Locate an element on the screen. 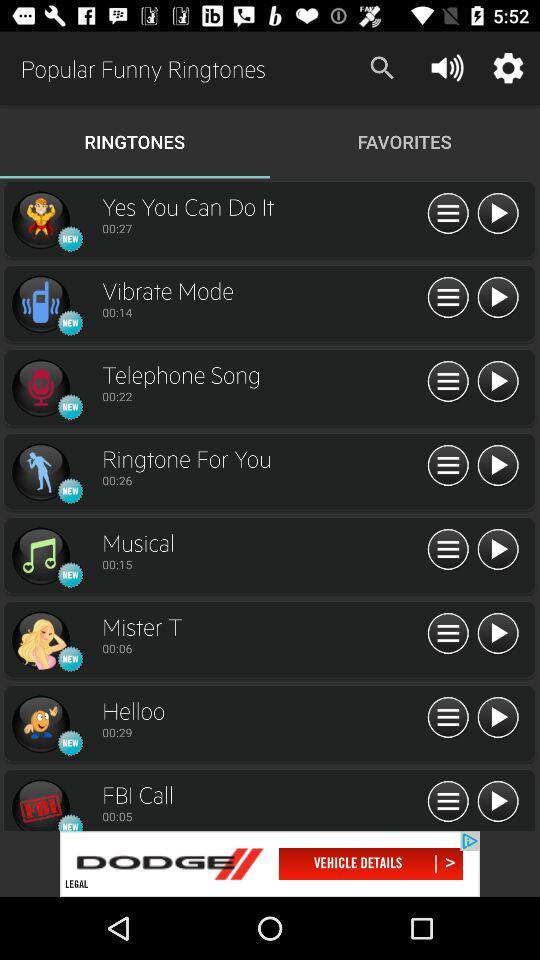 The height and width of the screenshot is (960, 540). ringtone is located at coordinates (40, 556).